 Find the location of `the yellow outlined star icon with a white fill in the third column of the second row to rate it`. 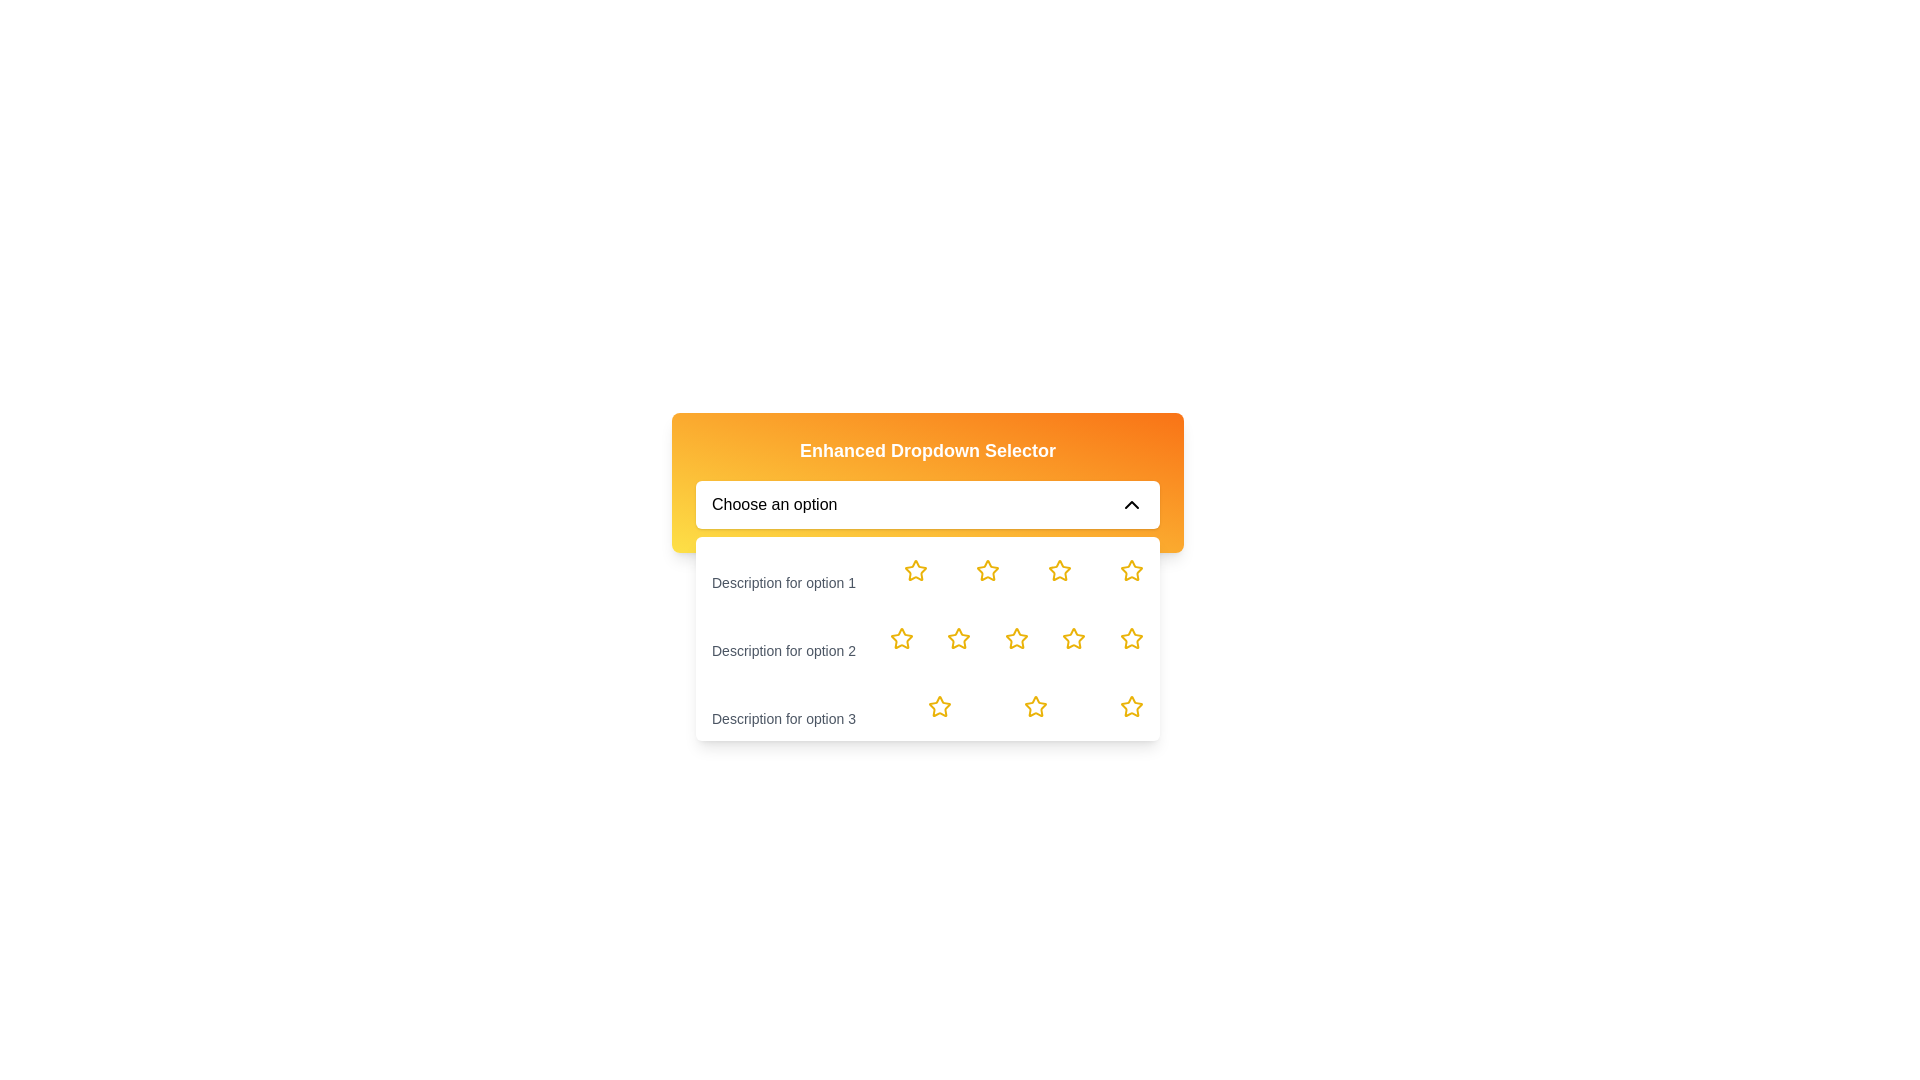

the yellow outlined star icon with a white fill in the third column of the second row to rate it is located at coordinates (1016, 638).